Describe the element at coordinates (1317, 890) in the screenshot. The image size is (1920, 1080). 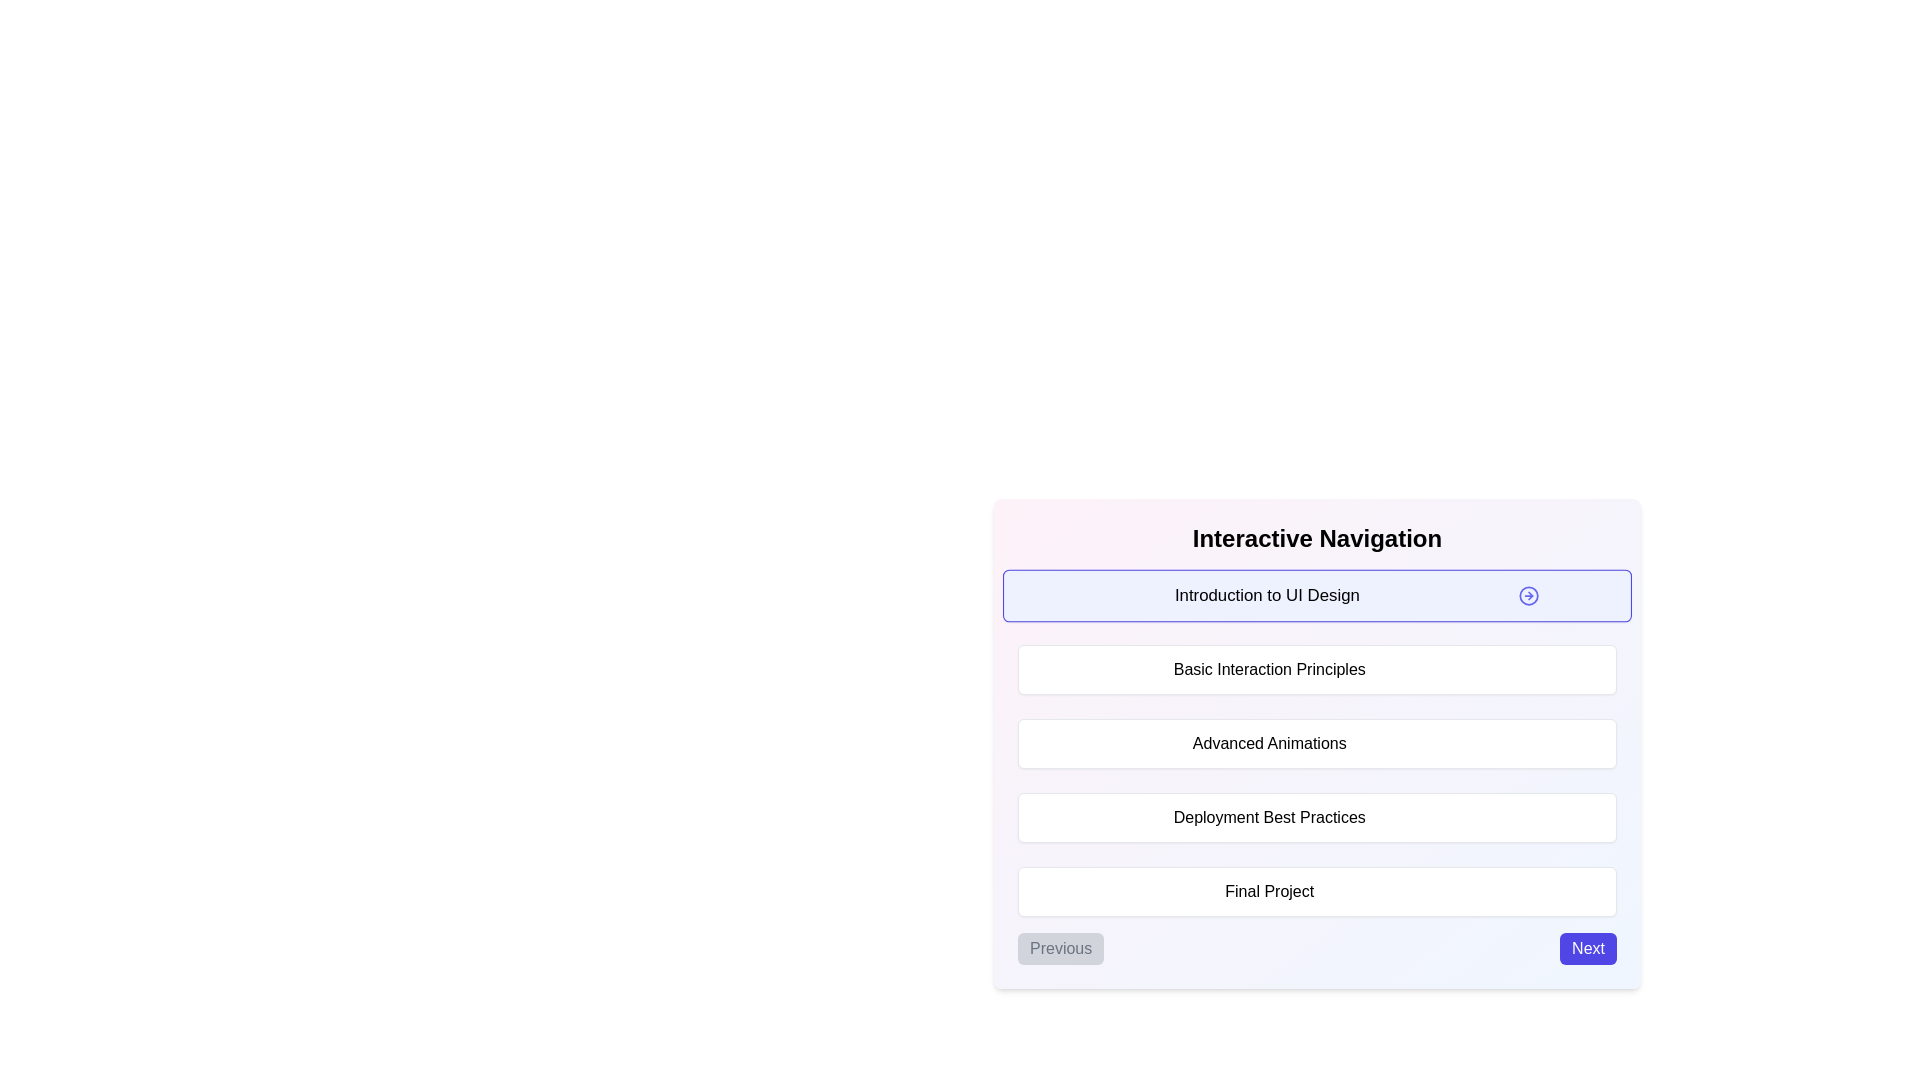
I see `the step labeled Final Project to navigate to it` at that location.